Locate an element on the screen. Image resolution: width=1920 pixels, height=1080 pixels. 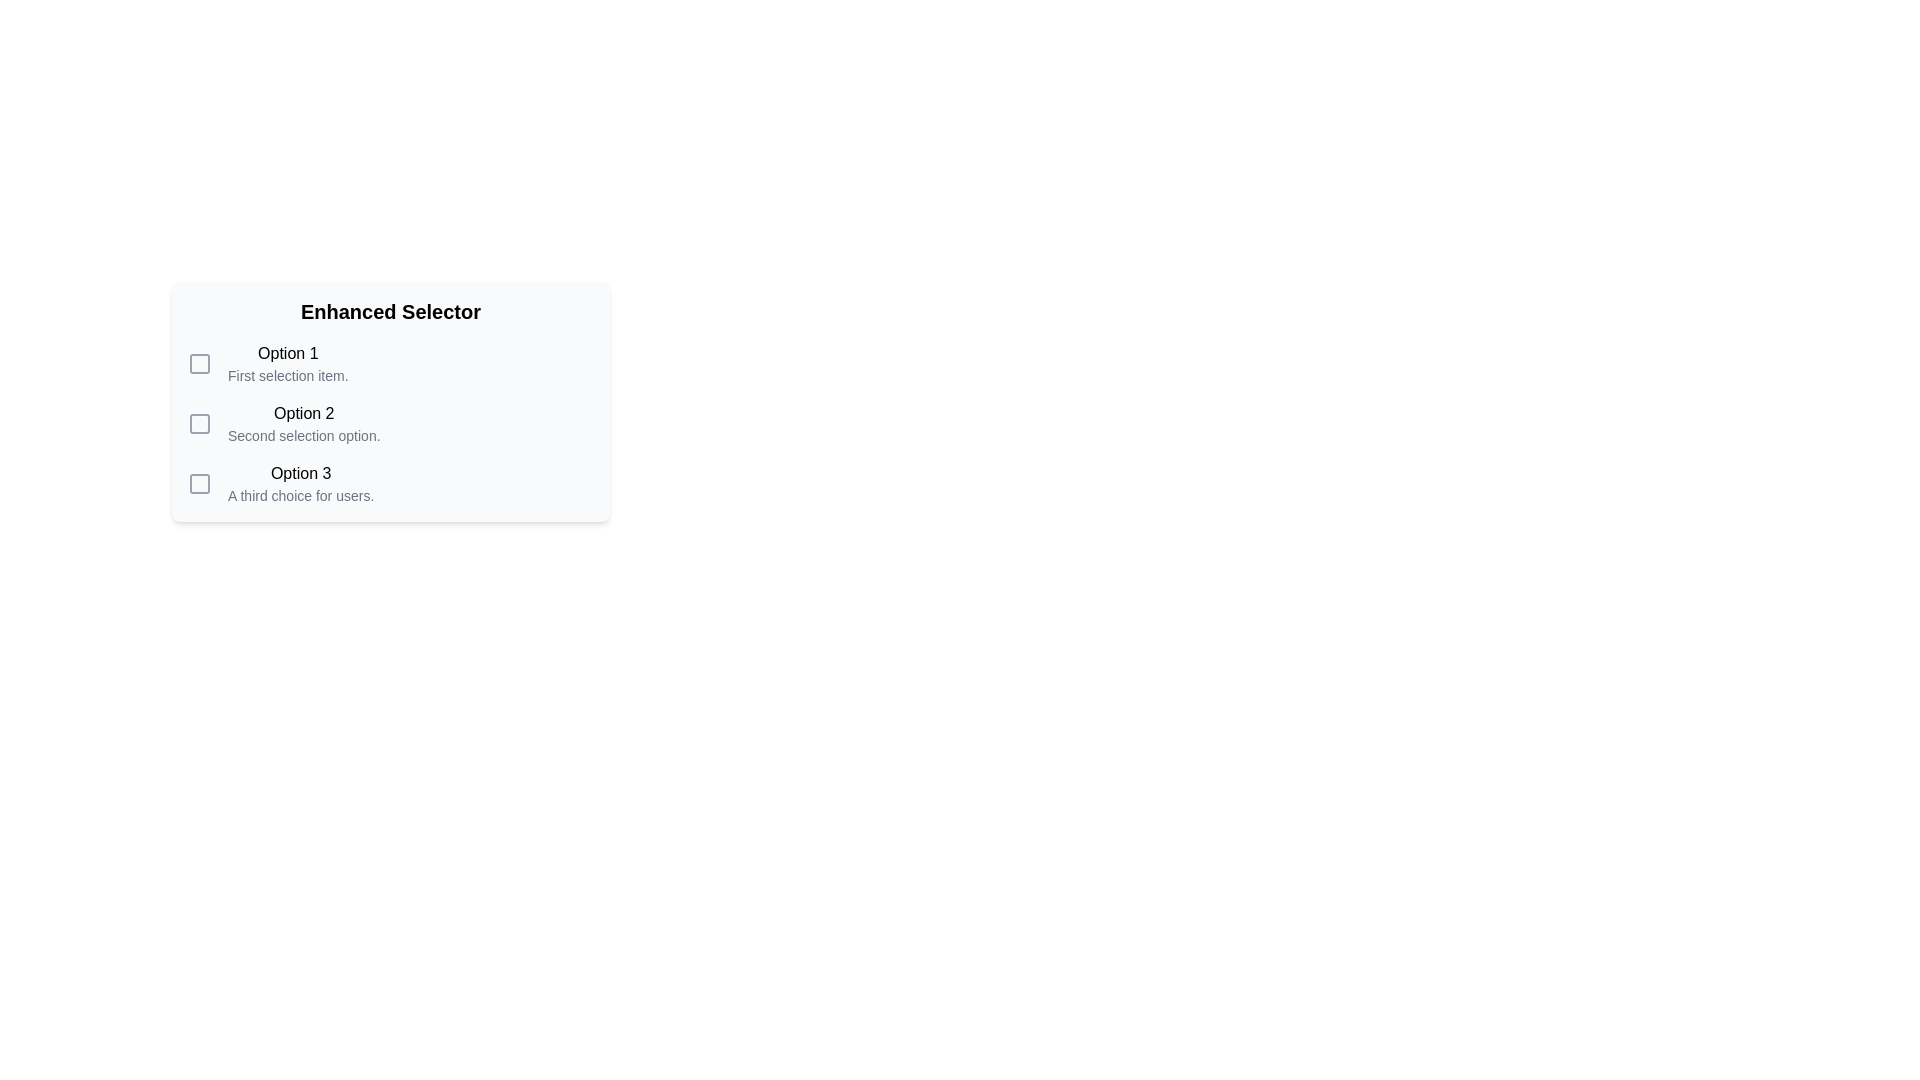
SVG graphical component located at the top-left corner of the selector options panel, adjacent to the text labeled 'Option 1', for debugging purposes is located at coordinates (200, 363).